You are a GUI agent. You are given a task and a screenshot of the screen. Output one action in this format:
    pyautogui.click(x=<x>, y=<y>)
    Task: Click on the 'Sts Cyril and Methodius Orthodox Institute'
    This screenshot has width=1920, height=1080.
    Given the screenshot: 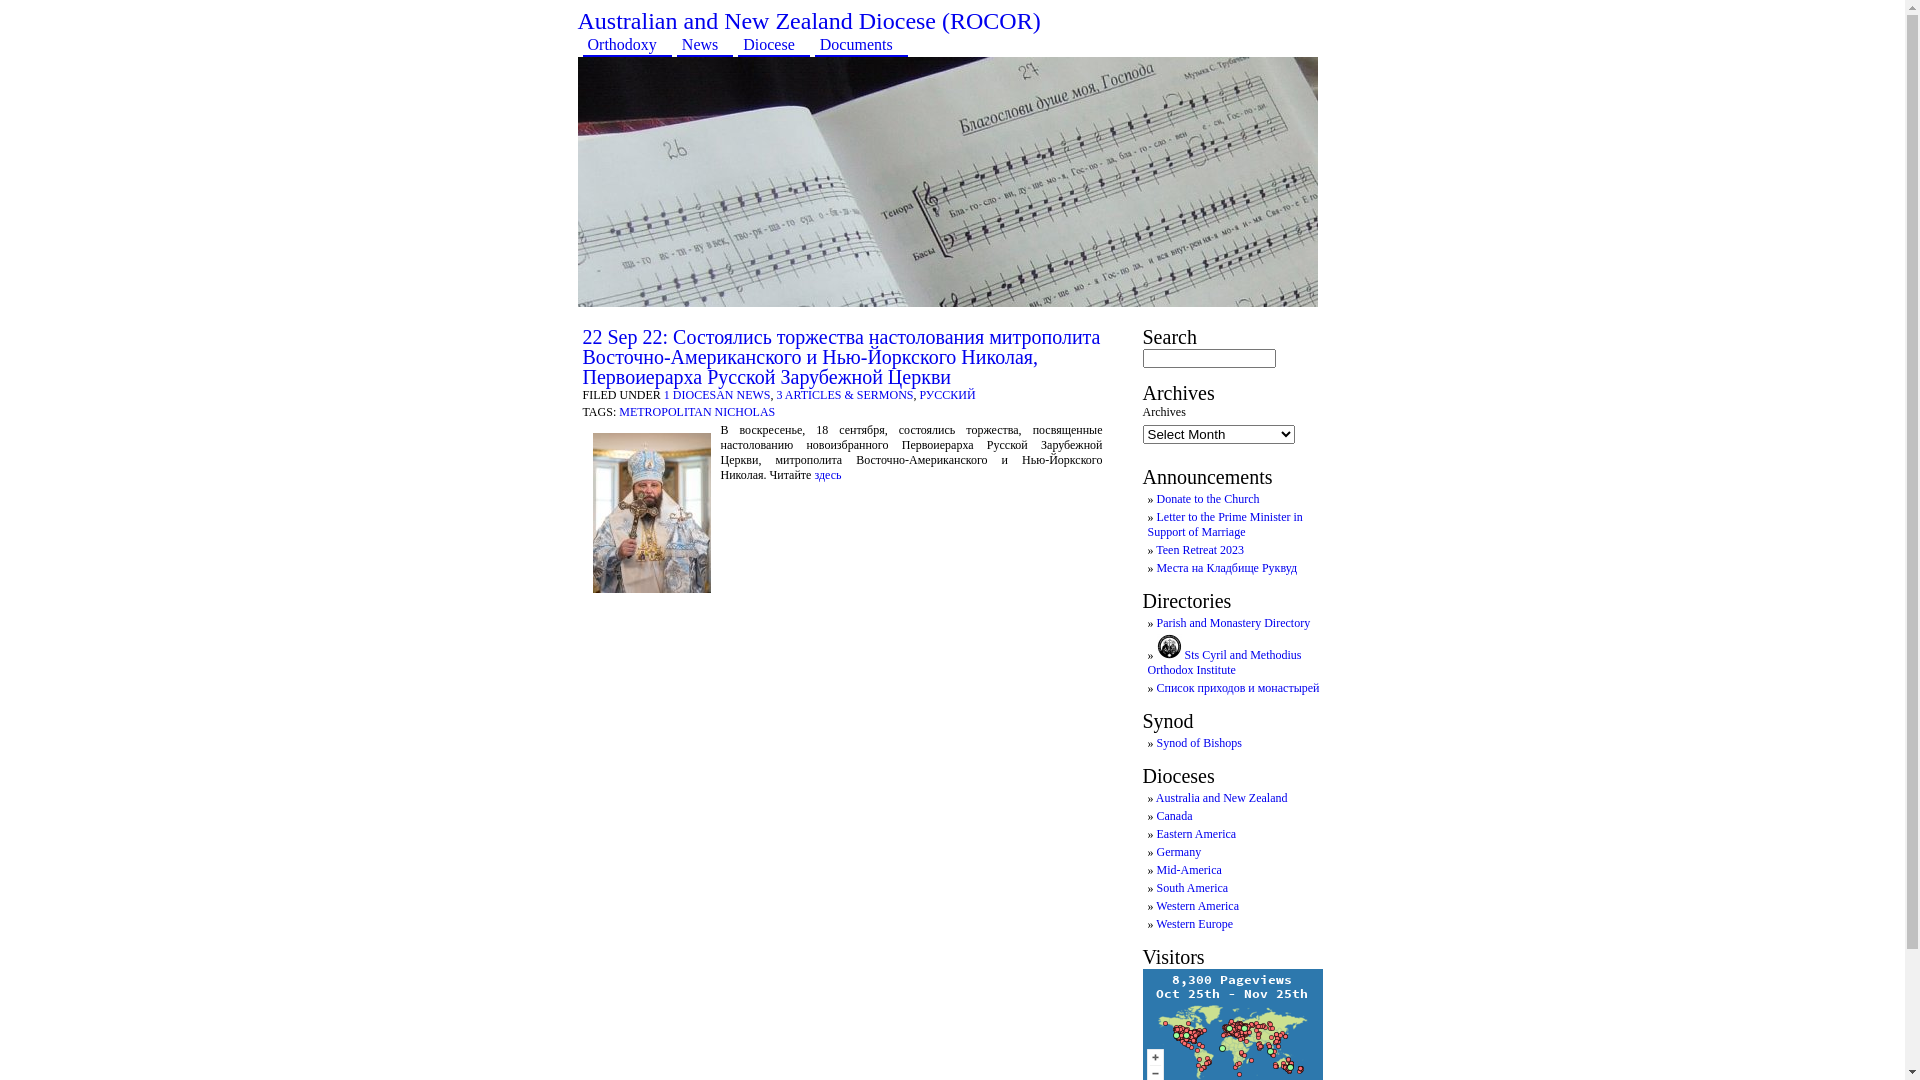 What is the action you would take?
    pyautogui.click(x=1147, y=662)
    